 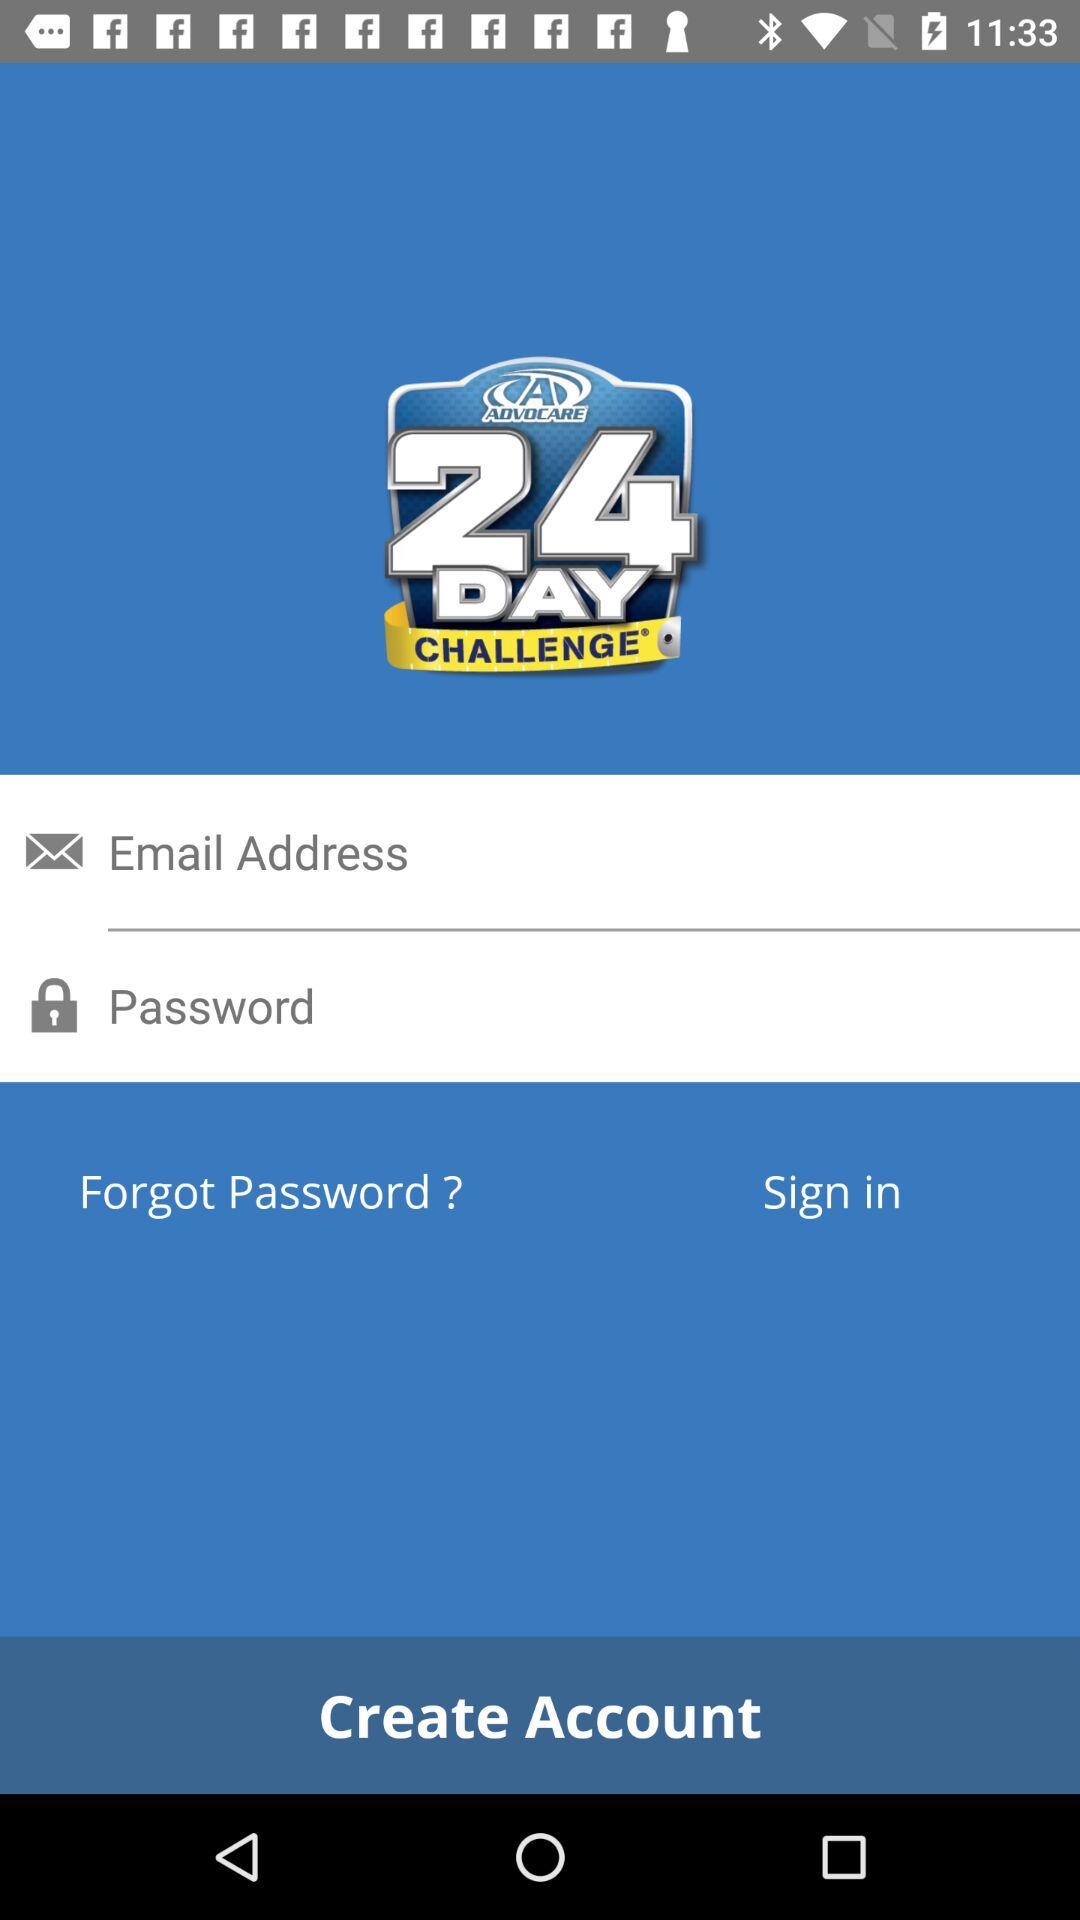 I want to click on icon on the right, so click(x=832, y=1190).